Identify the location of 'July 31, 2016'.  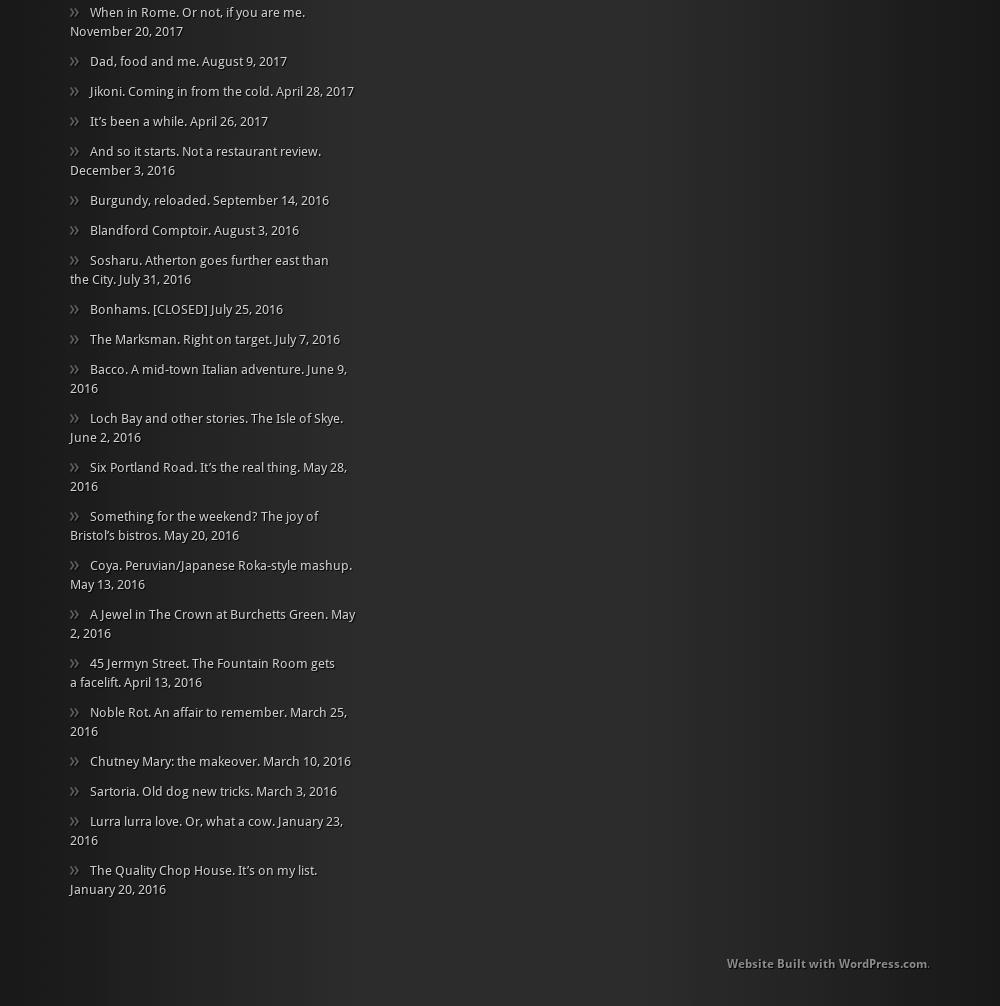
(118, 277).